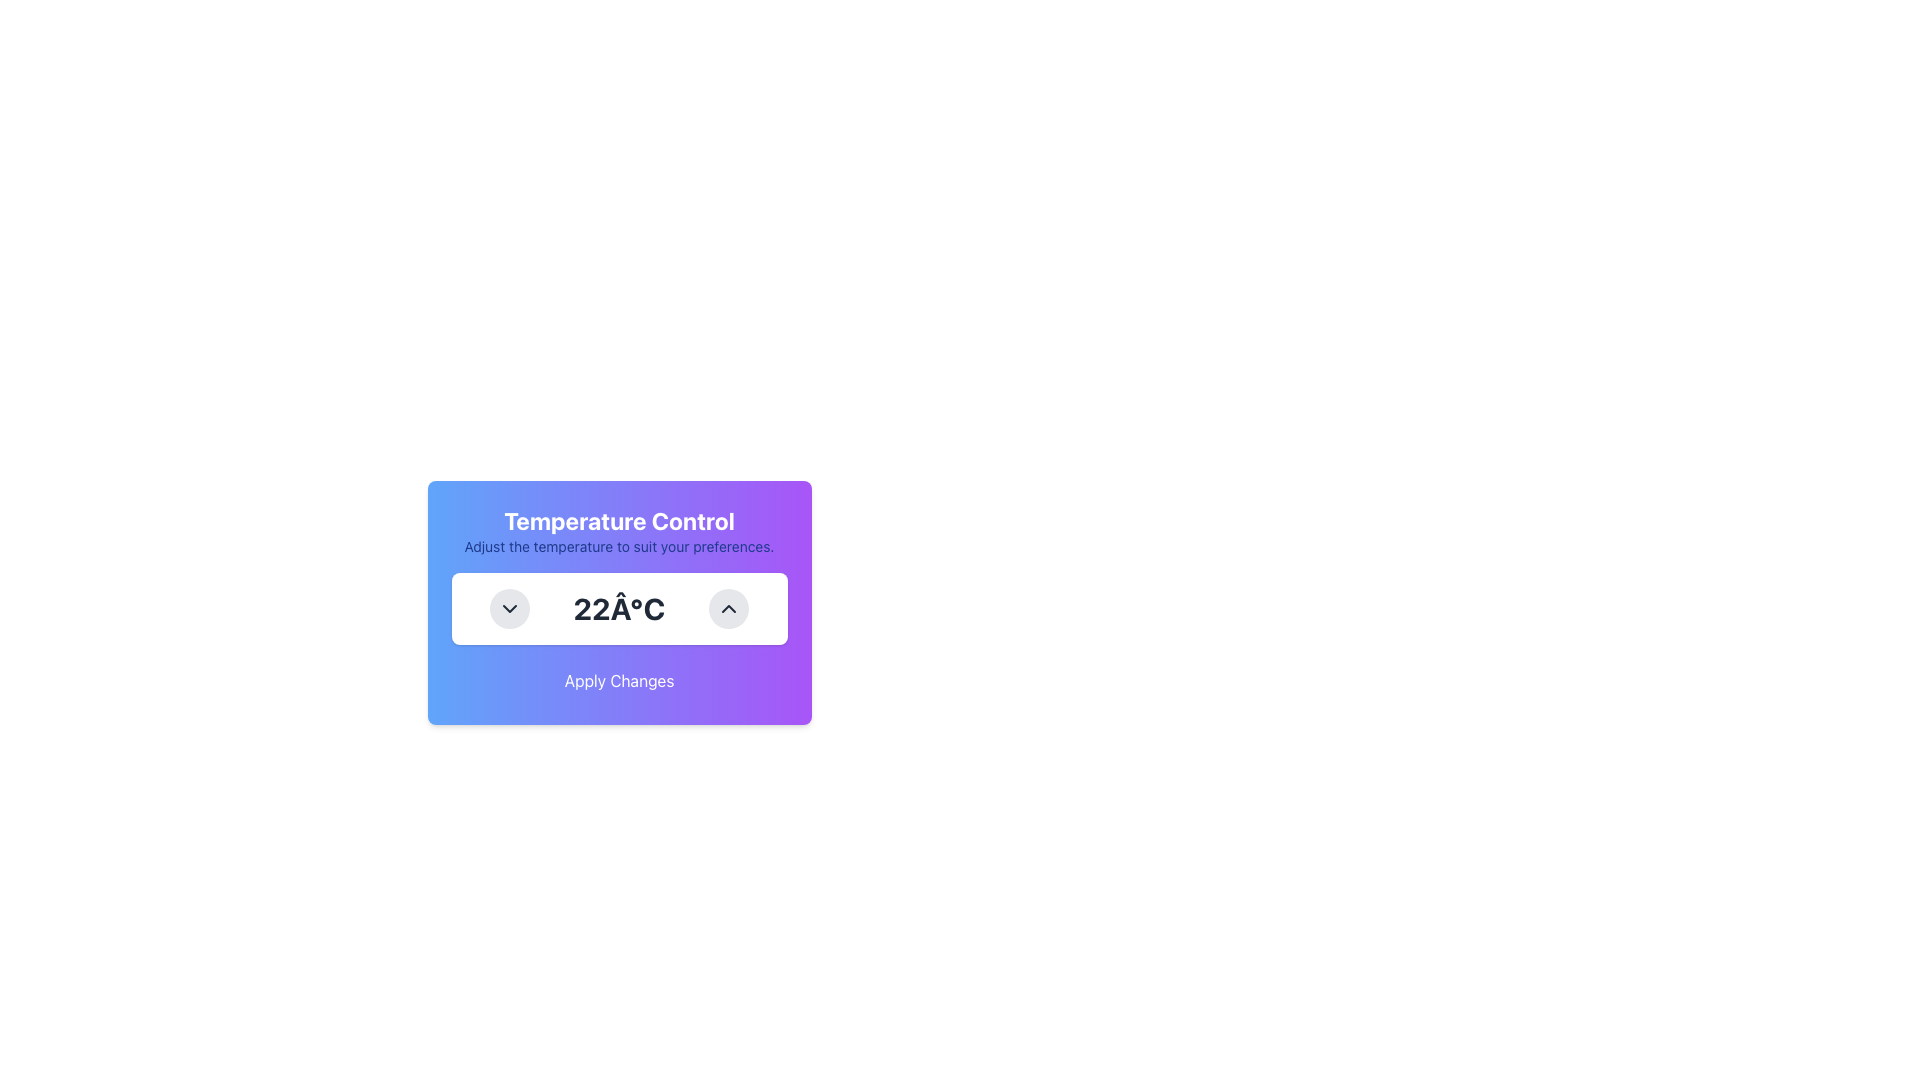 The height and width of the screenshot is (1080, 1920). What do you see at coordinates (728, 608) in the screenshot?
I see `the button on the right-hand side of the temperature display to increase the temperature value` at bounding box center [728, 608].